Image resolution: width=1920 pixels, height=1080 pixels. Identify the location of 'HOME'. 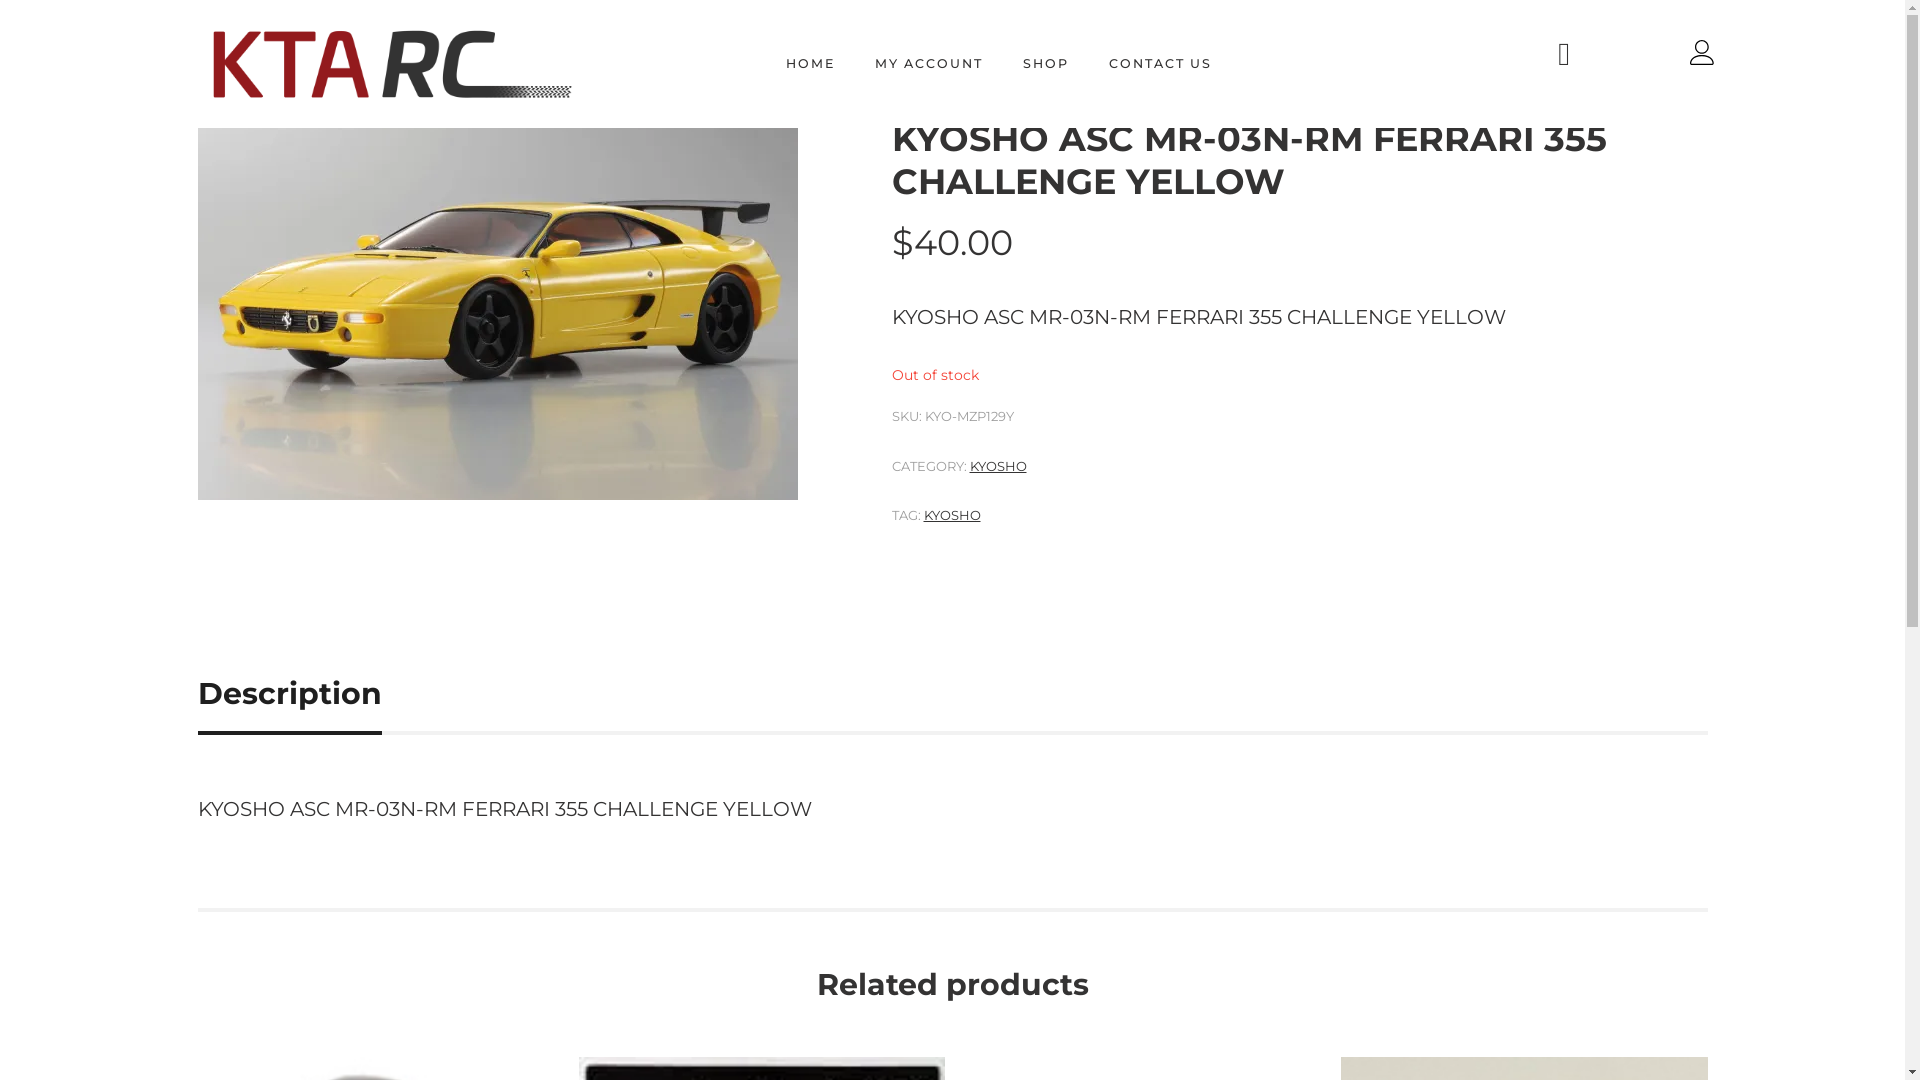
(891, 80).